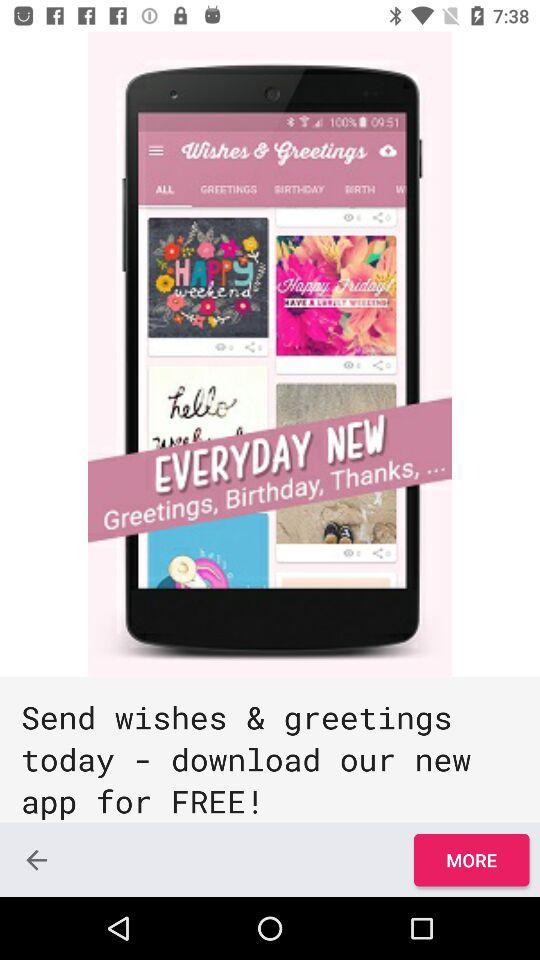 Image resolution: width=540 pixels, height=960 pixels. I want to click on item below the send wishes greetings icon, so click(471, 859).